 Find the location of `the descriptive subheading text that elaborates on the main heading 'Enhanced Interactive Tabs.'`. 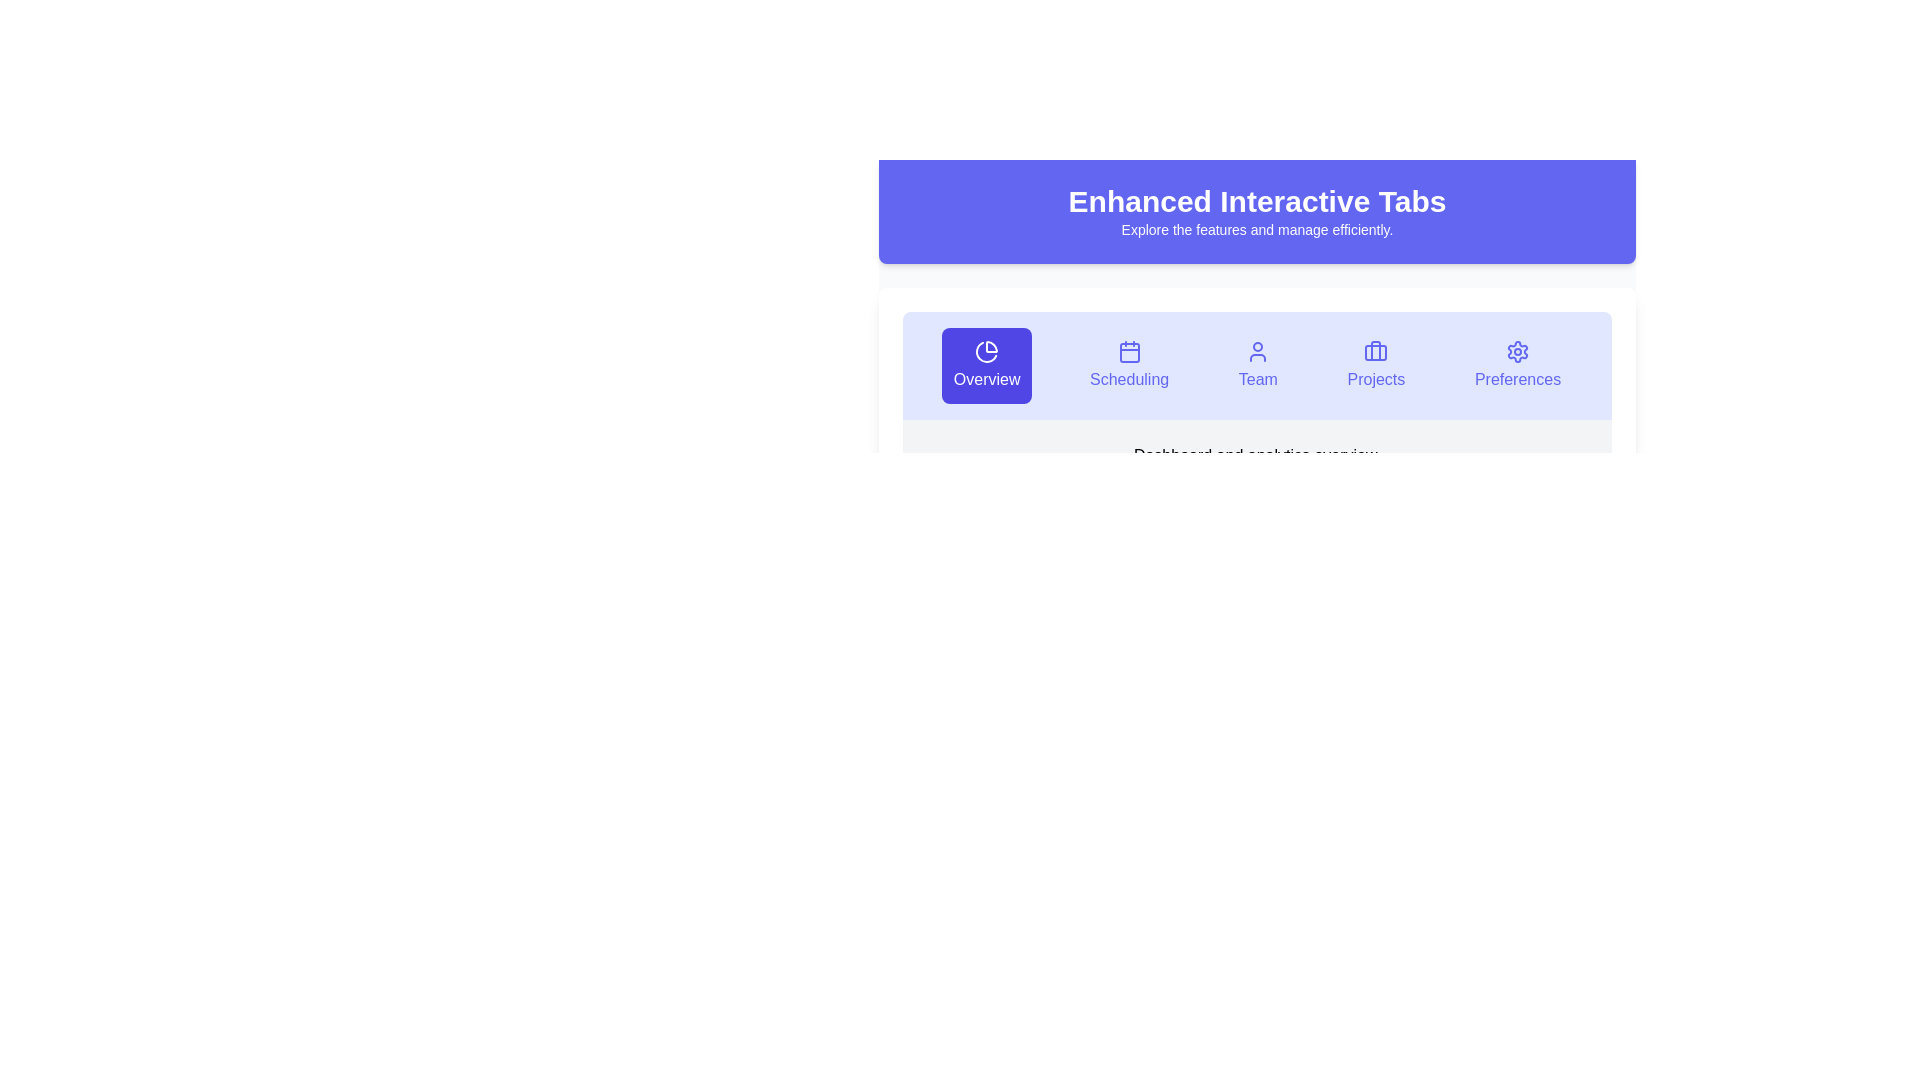

the descriptive subheading text that elaborates on the main heading 'Enhanced Interactive Tabs.' is located at coordinates (1256, 229).